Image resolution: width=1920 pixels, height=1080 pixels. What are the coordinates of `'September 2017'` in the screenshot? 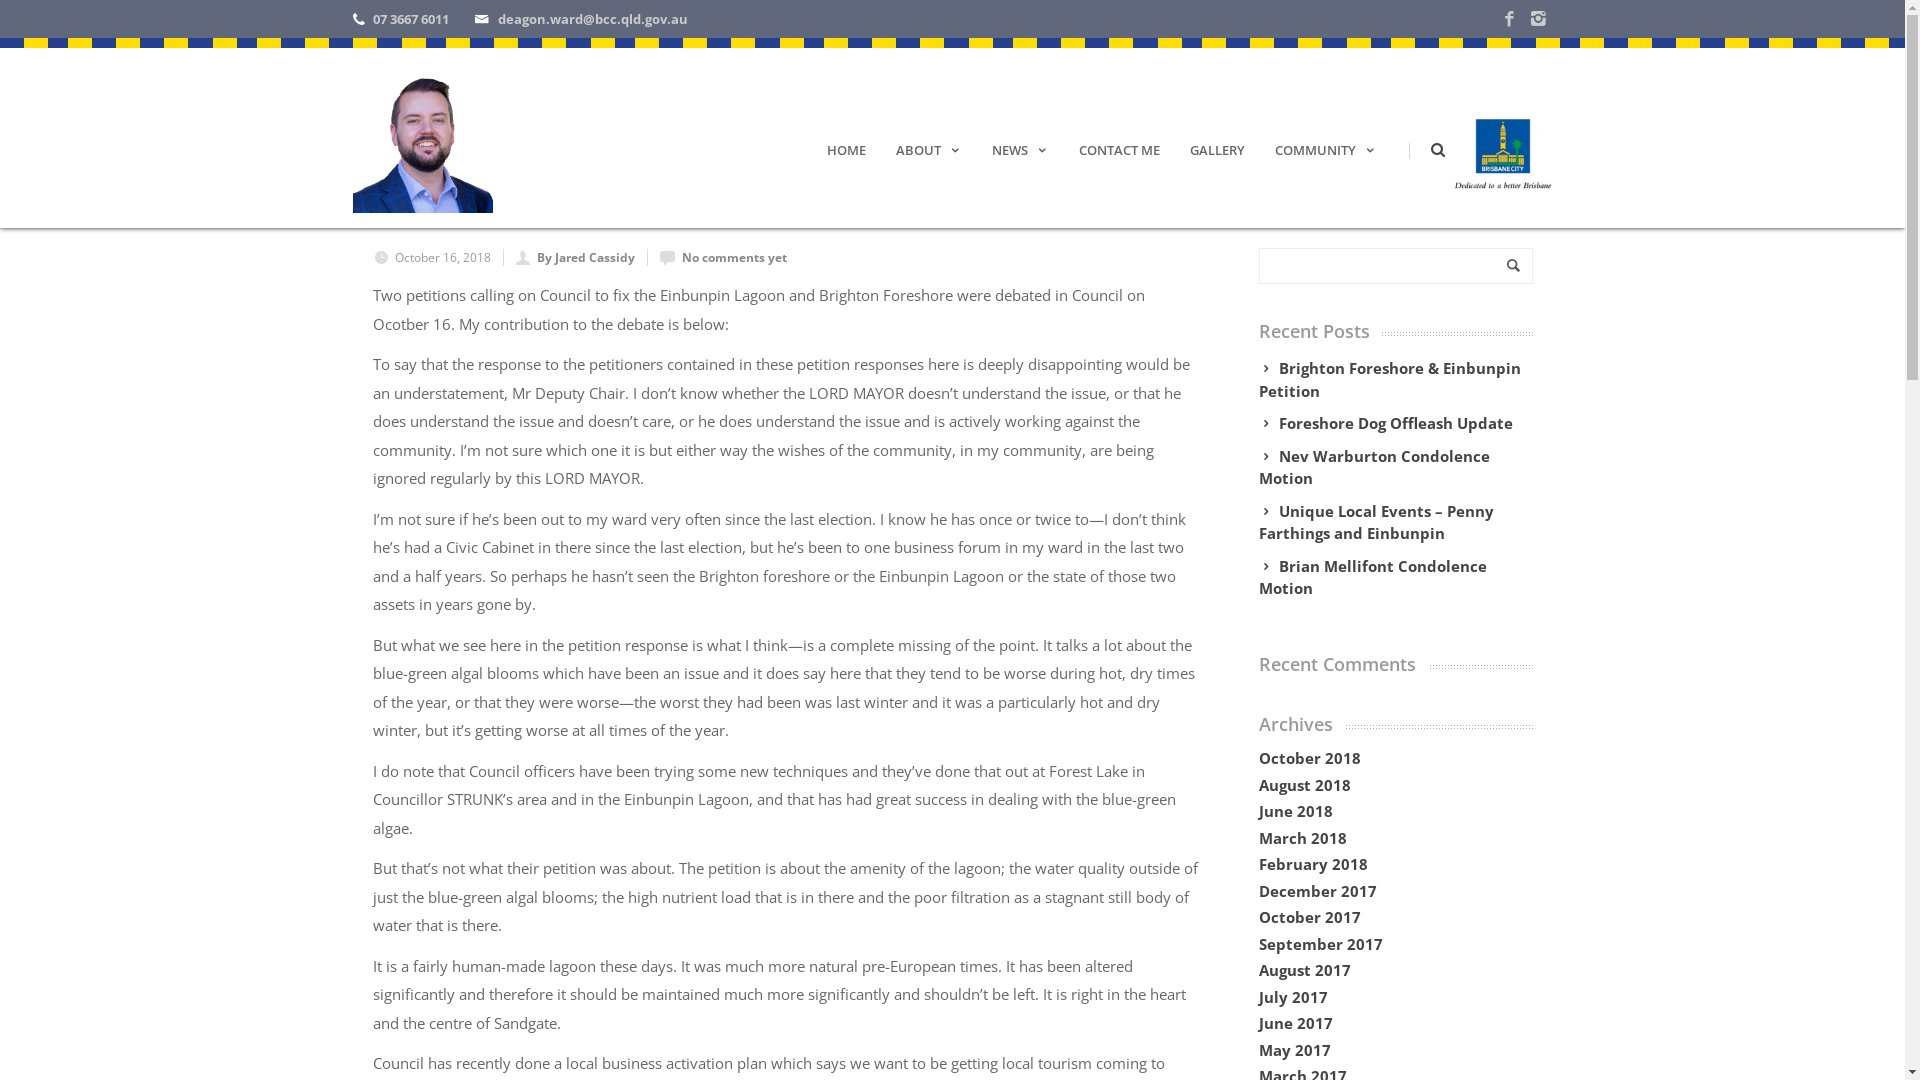 It's located at (1320, 944).